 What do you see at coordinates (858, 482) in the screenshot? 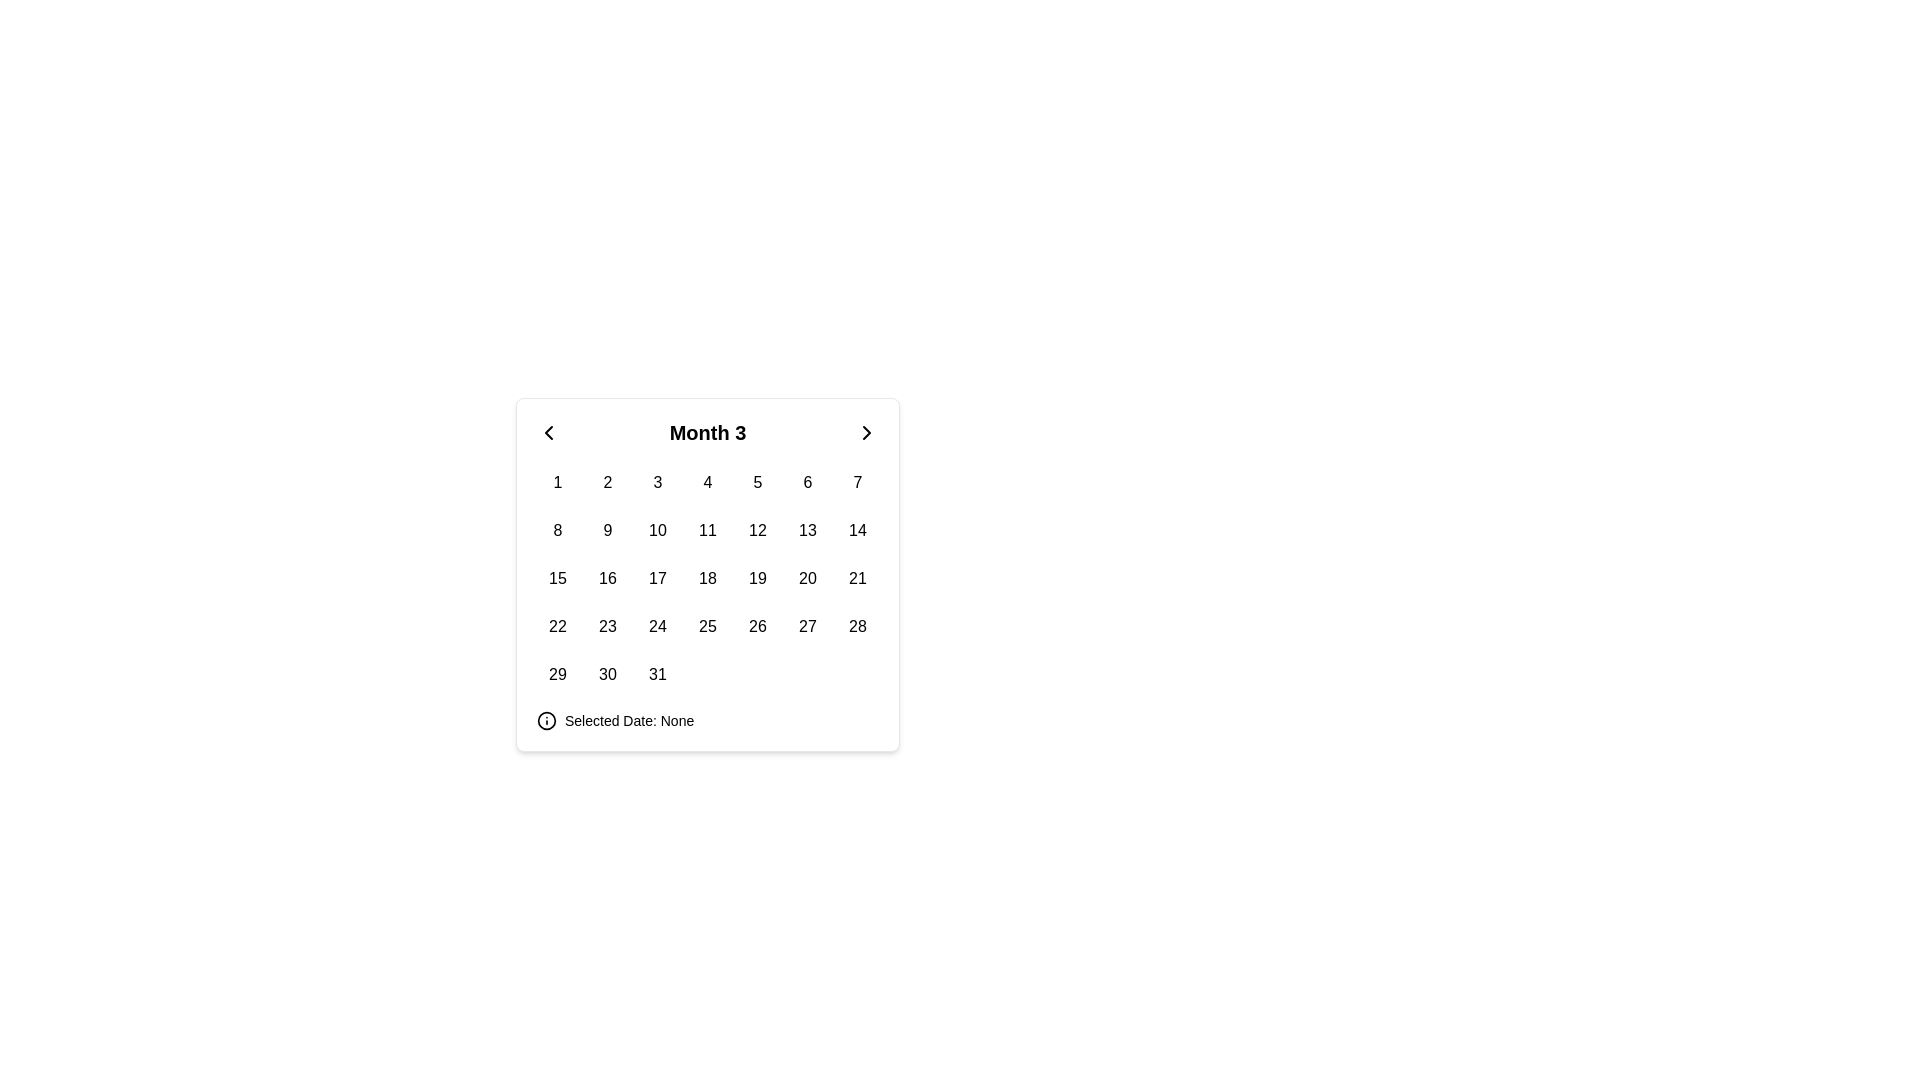
I see `the button labeled '7' in the date picker` at bounding box center [858, 482].